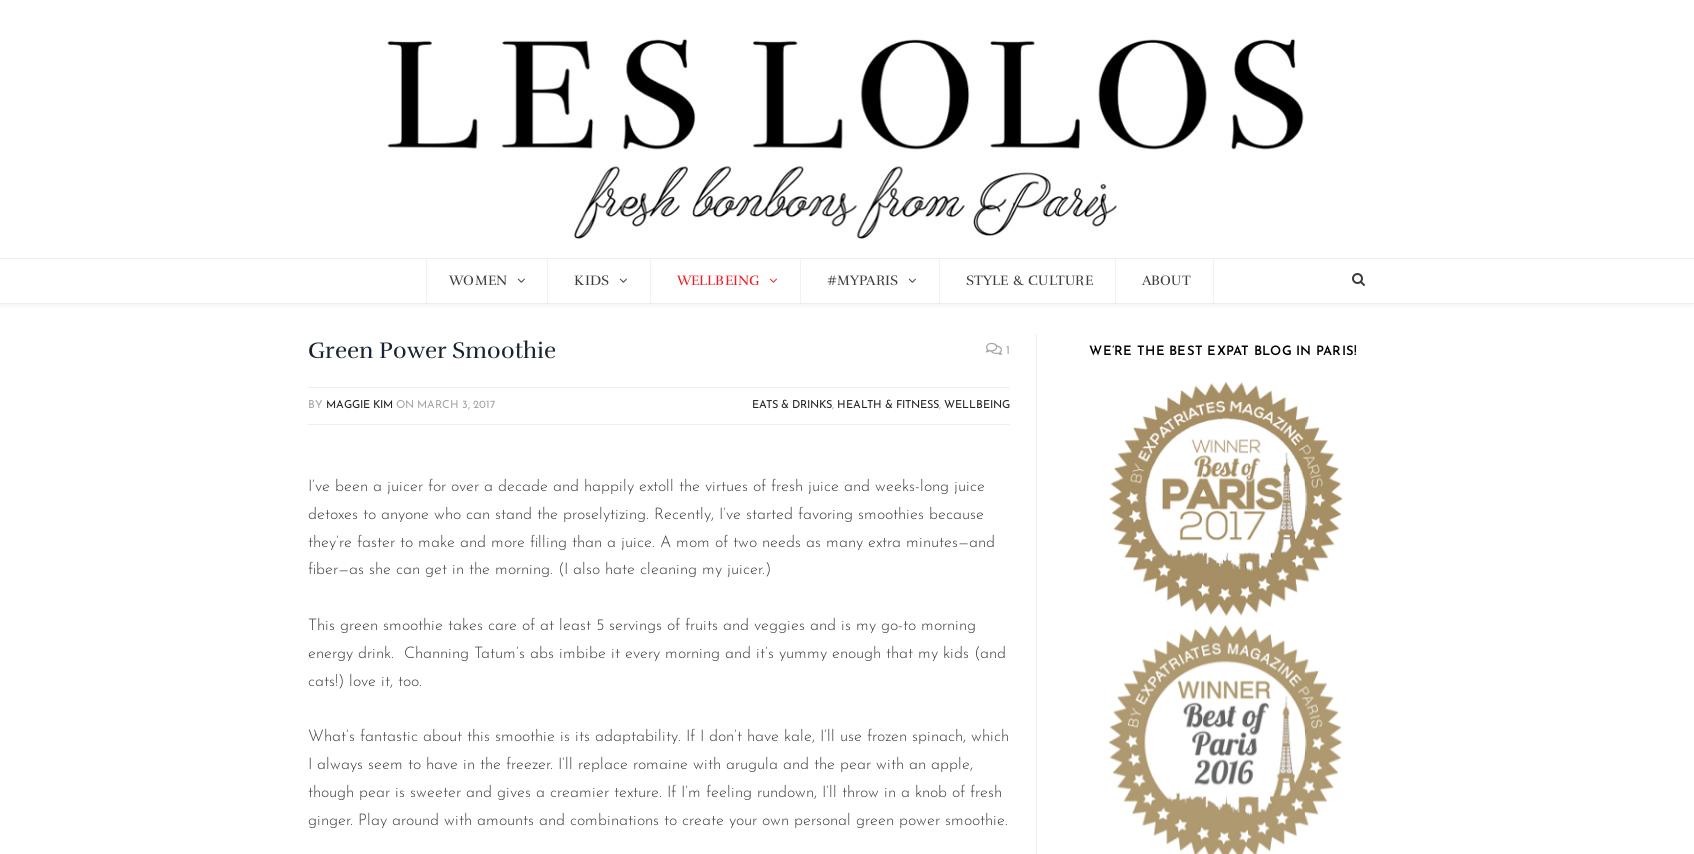 The image size is (1694, 854). Describe the element at coordinates (316, 404) in the screenshot. I see `'By'` at that location.